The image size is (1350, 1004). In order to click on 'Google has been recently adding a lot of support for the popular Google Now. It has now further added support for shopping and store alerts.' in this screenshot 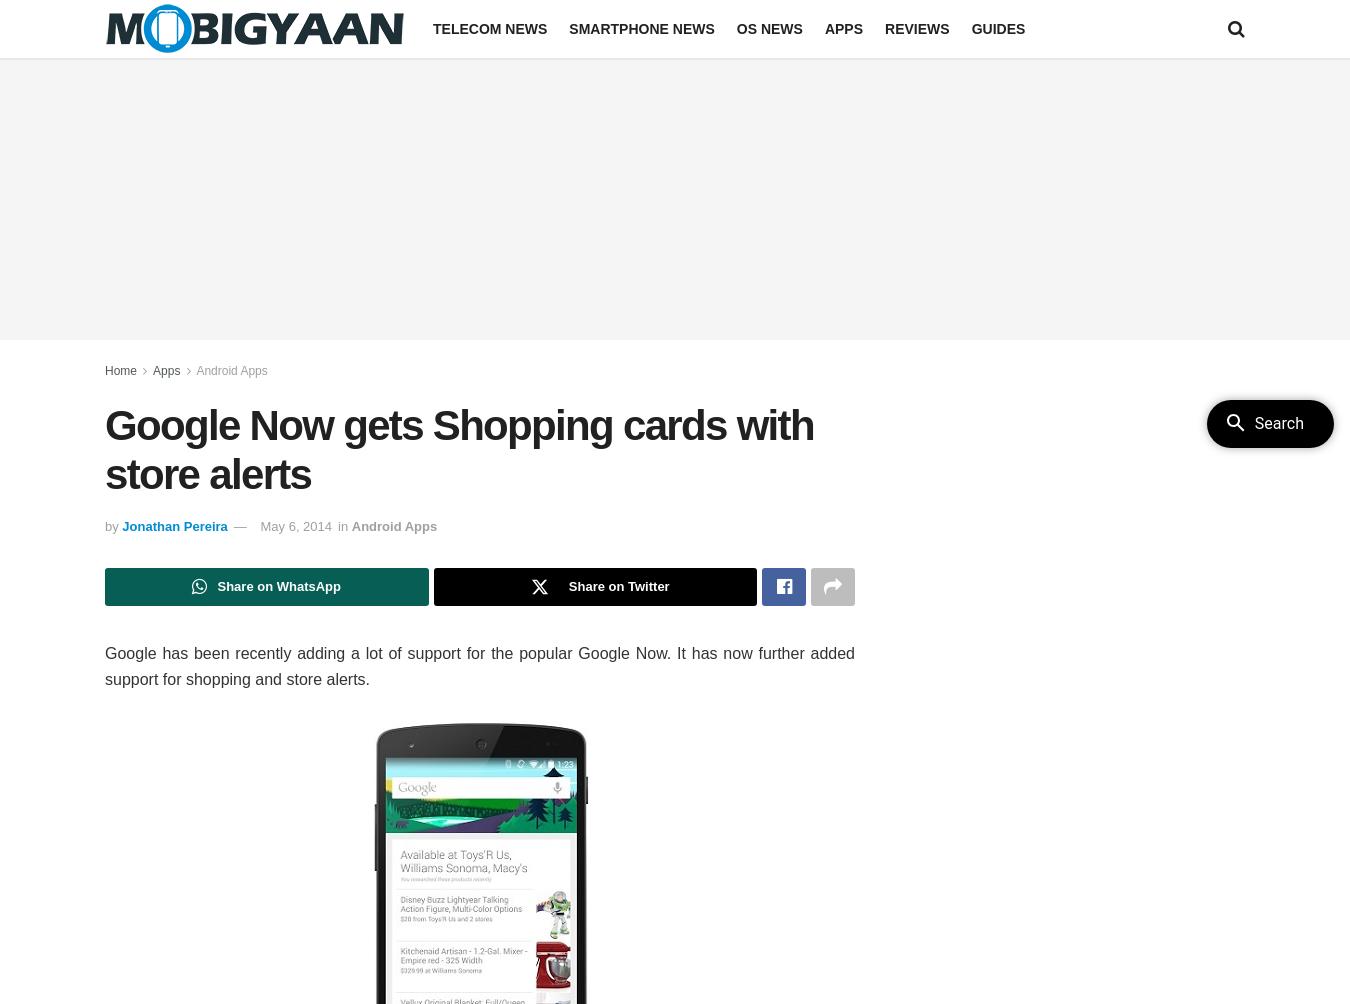, I will do `click(479, 665)`.